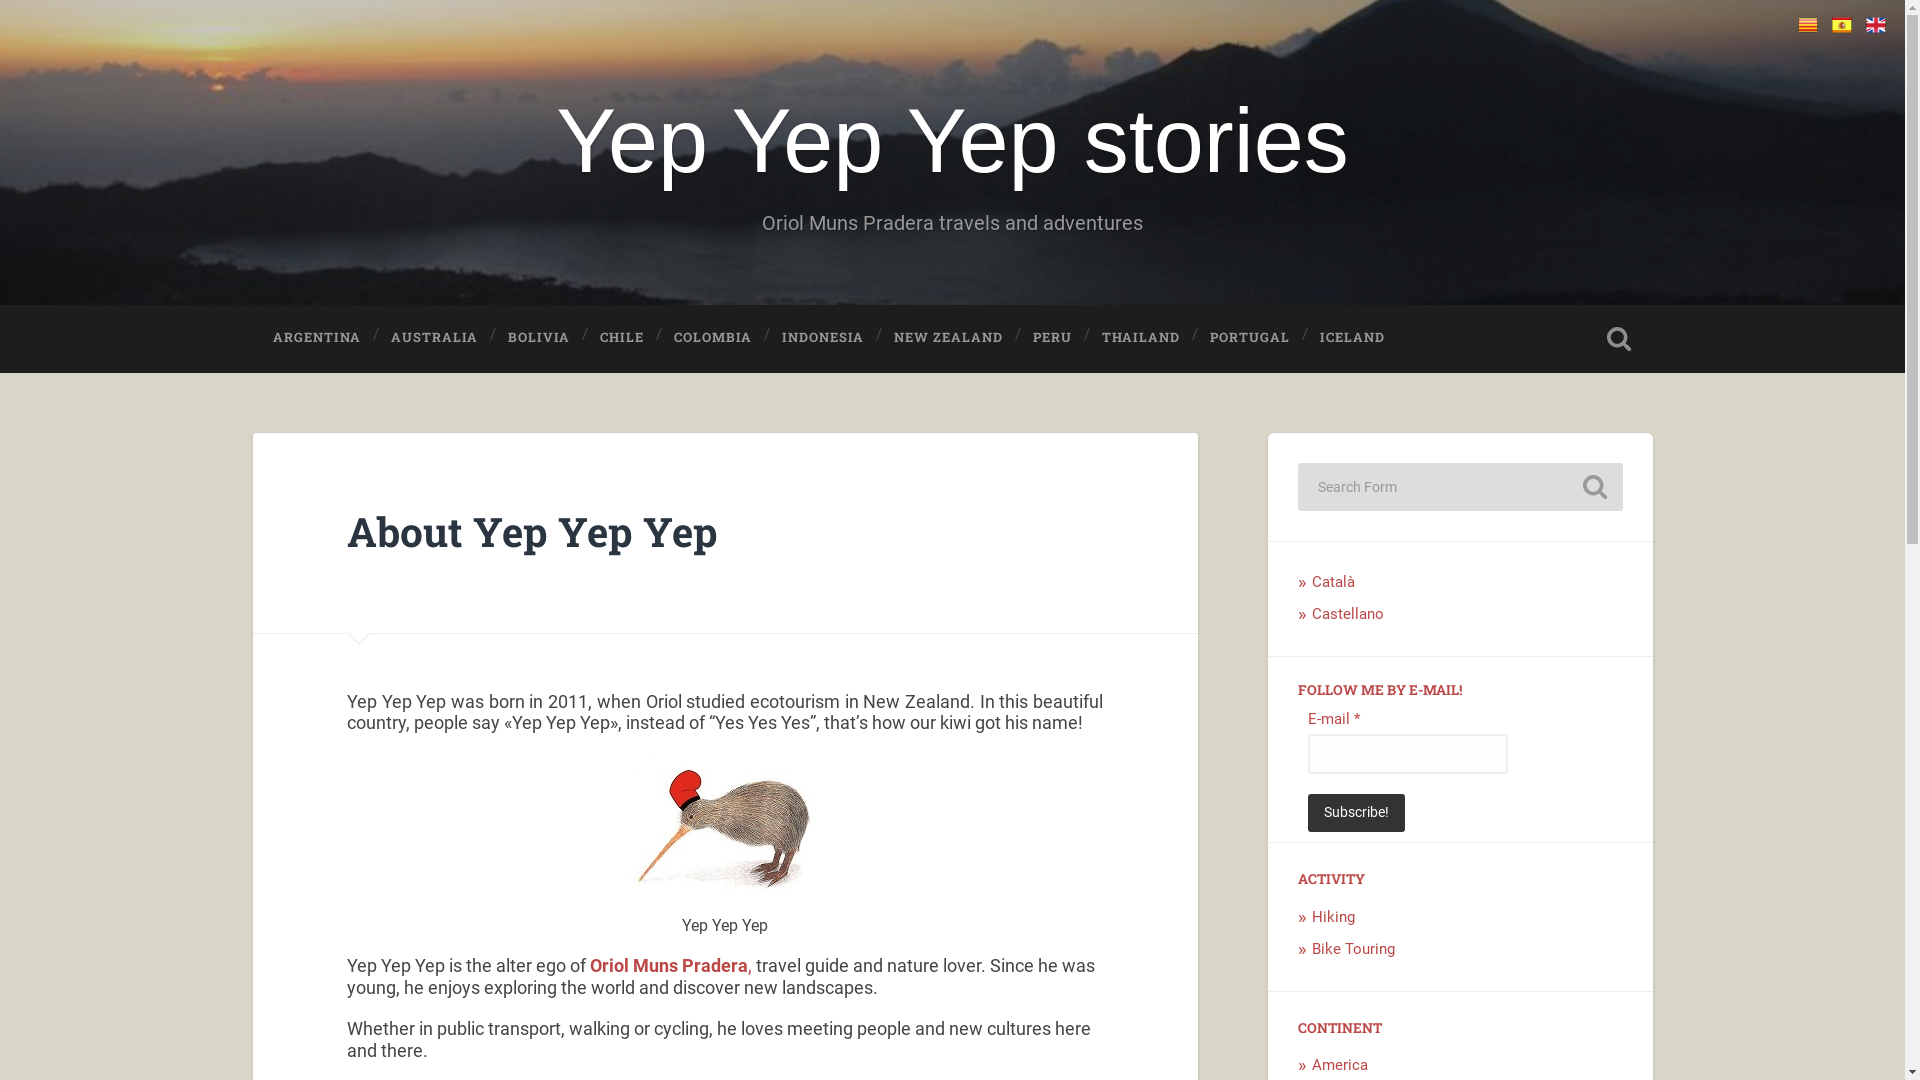 The width and height of the screenshot is (1920, 1080). Describe the element at coordinates (947, 336) in the screenshot. I see `'NEW ZEALAND'` at that location.